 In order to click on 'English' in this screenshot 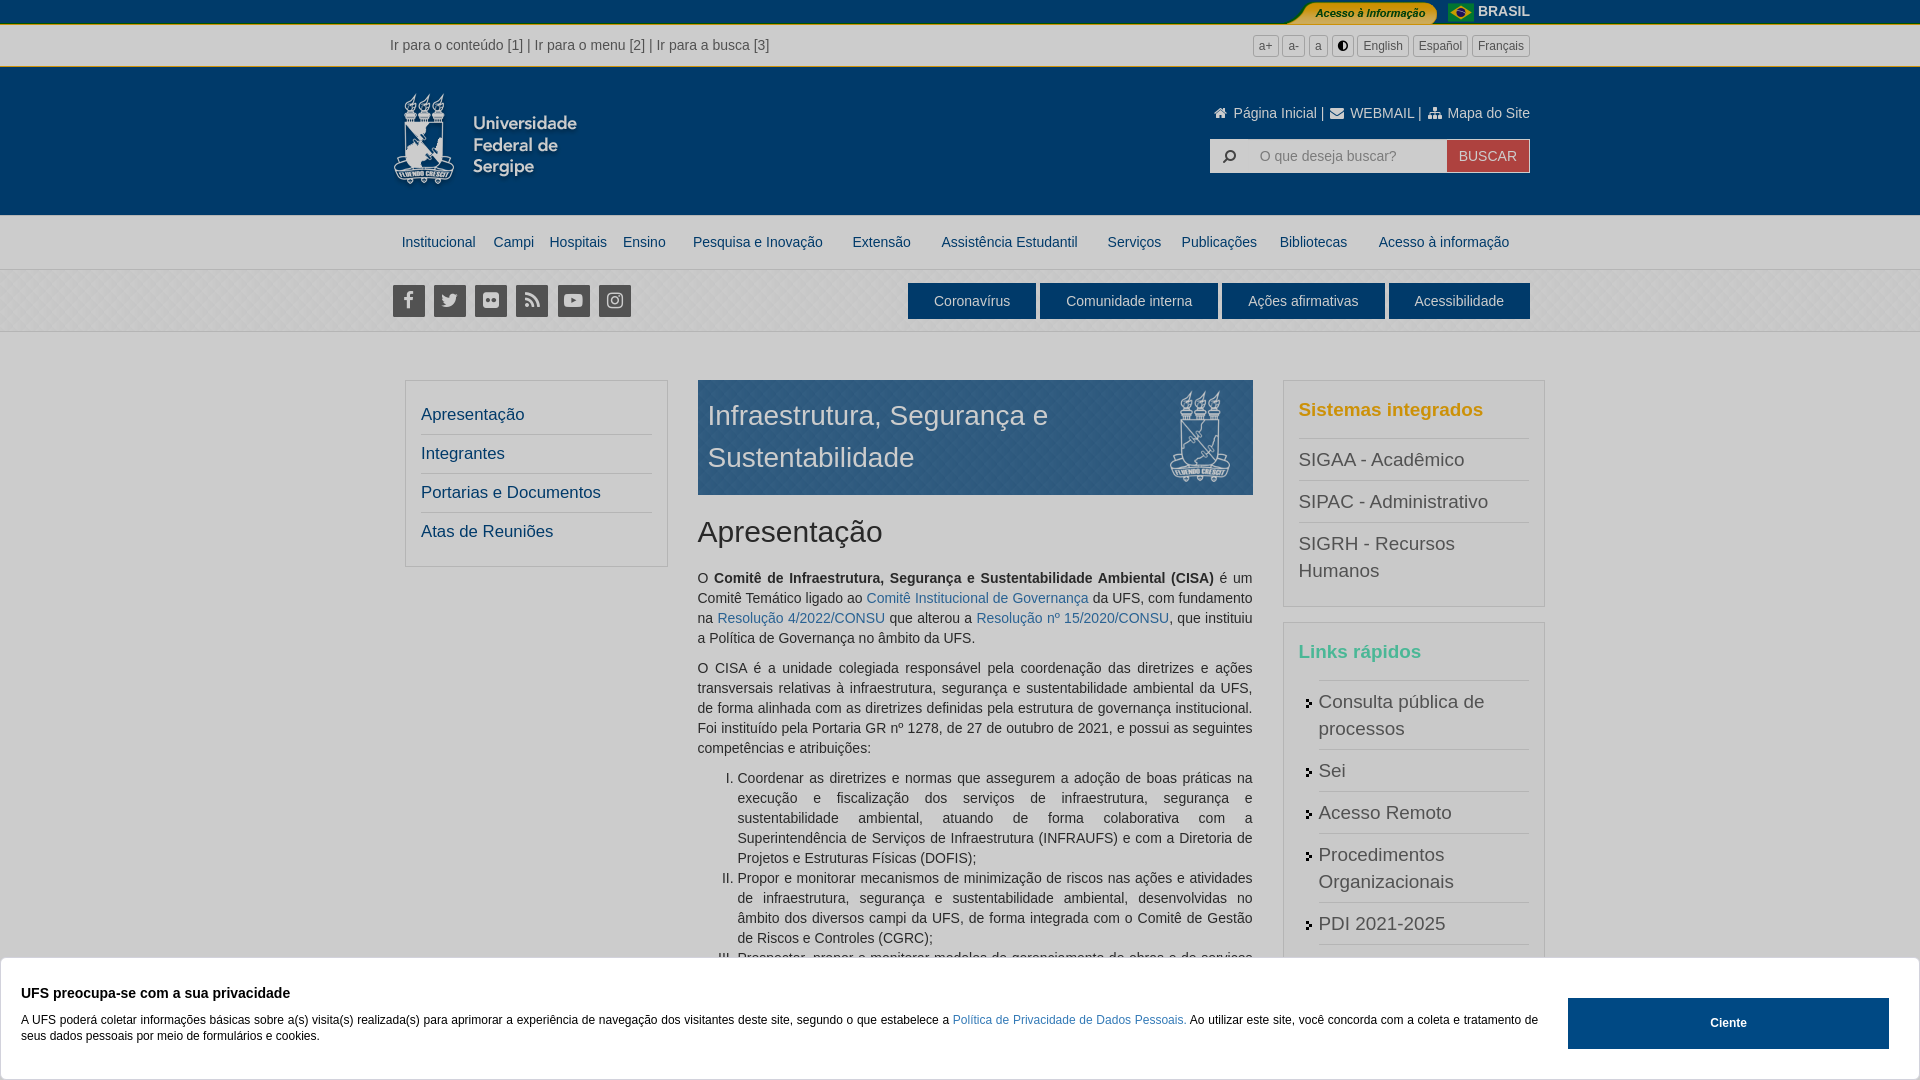, I will do `click(1381, 45)`.